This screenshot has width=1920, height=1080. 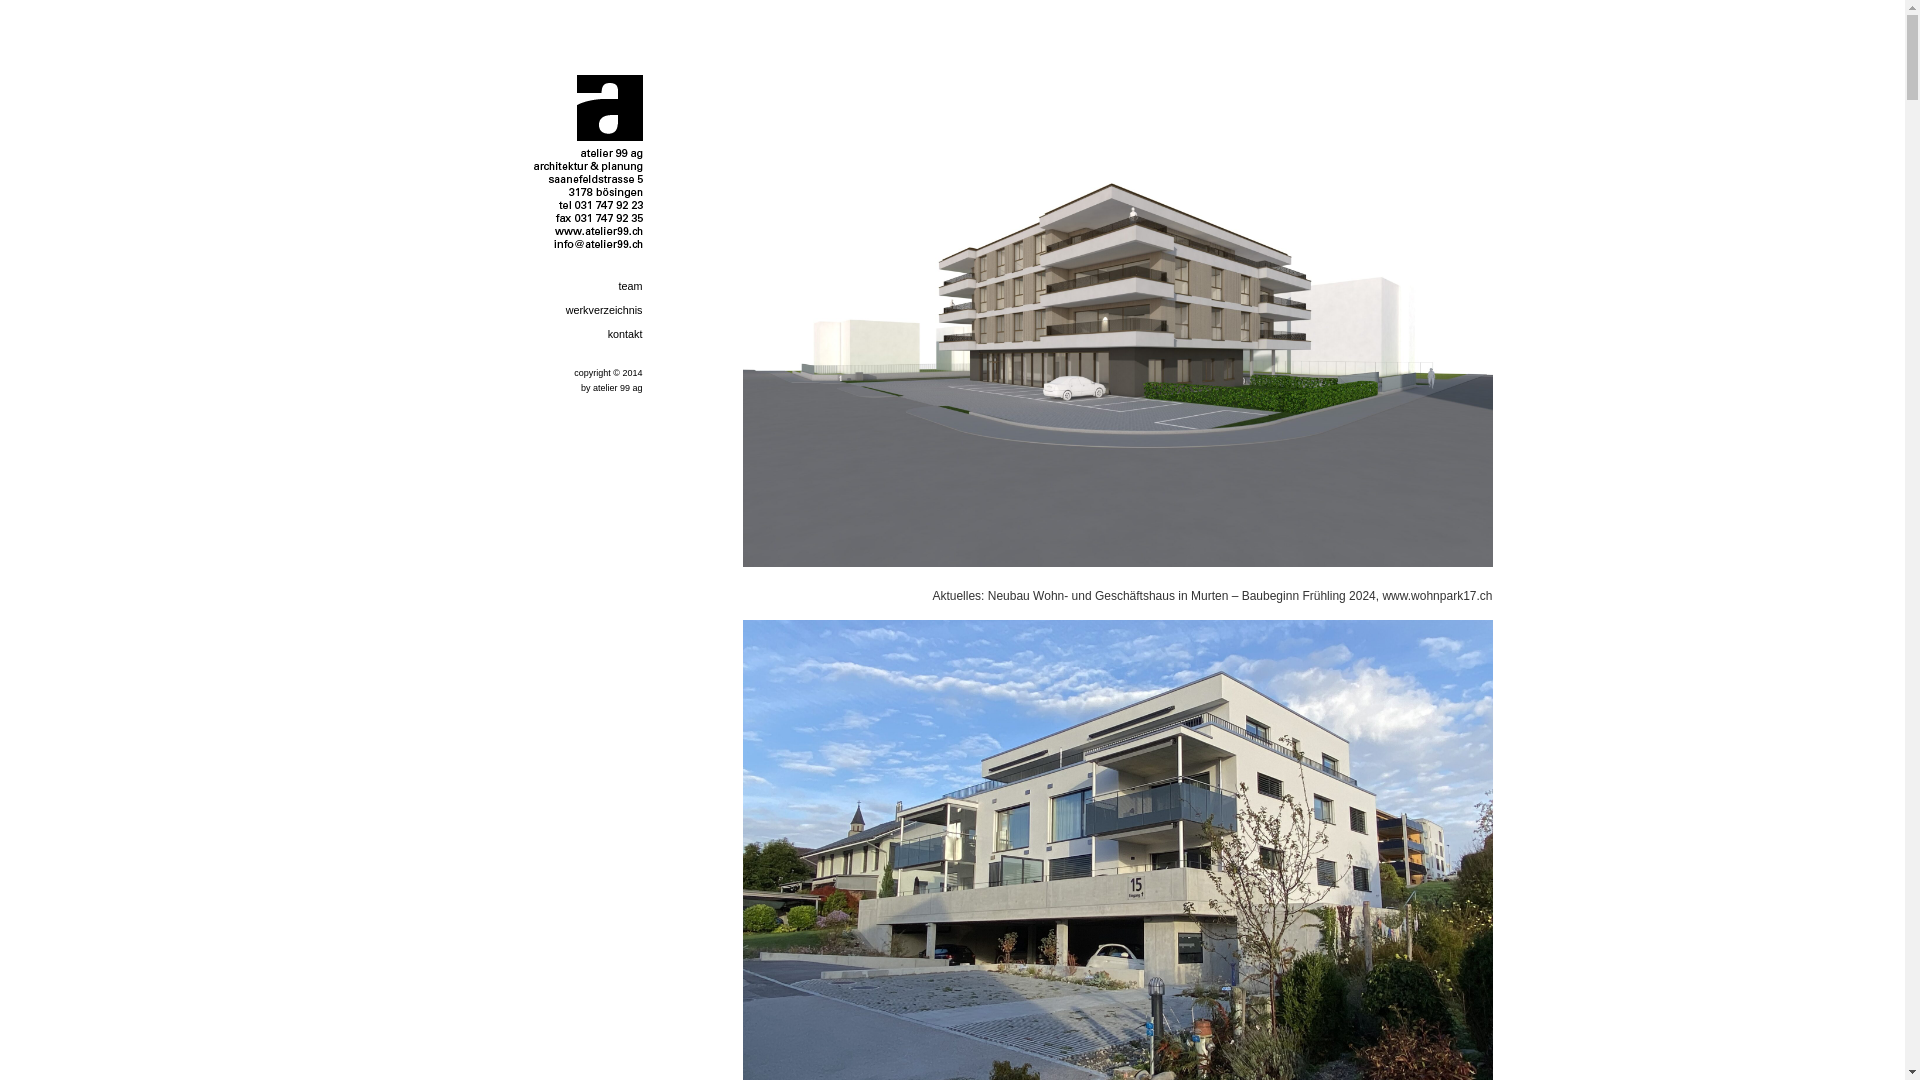 What do you see at coordinates (585, 333) in the screenshot?
I see `'kontakt'` at bounding box center [585, 333].